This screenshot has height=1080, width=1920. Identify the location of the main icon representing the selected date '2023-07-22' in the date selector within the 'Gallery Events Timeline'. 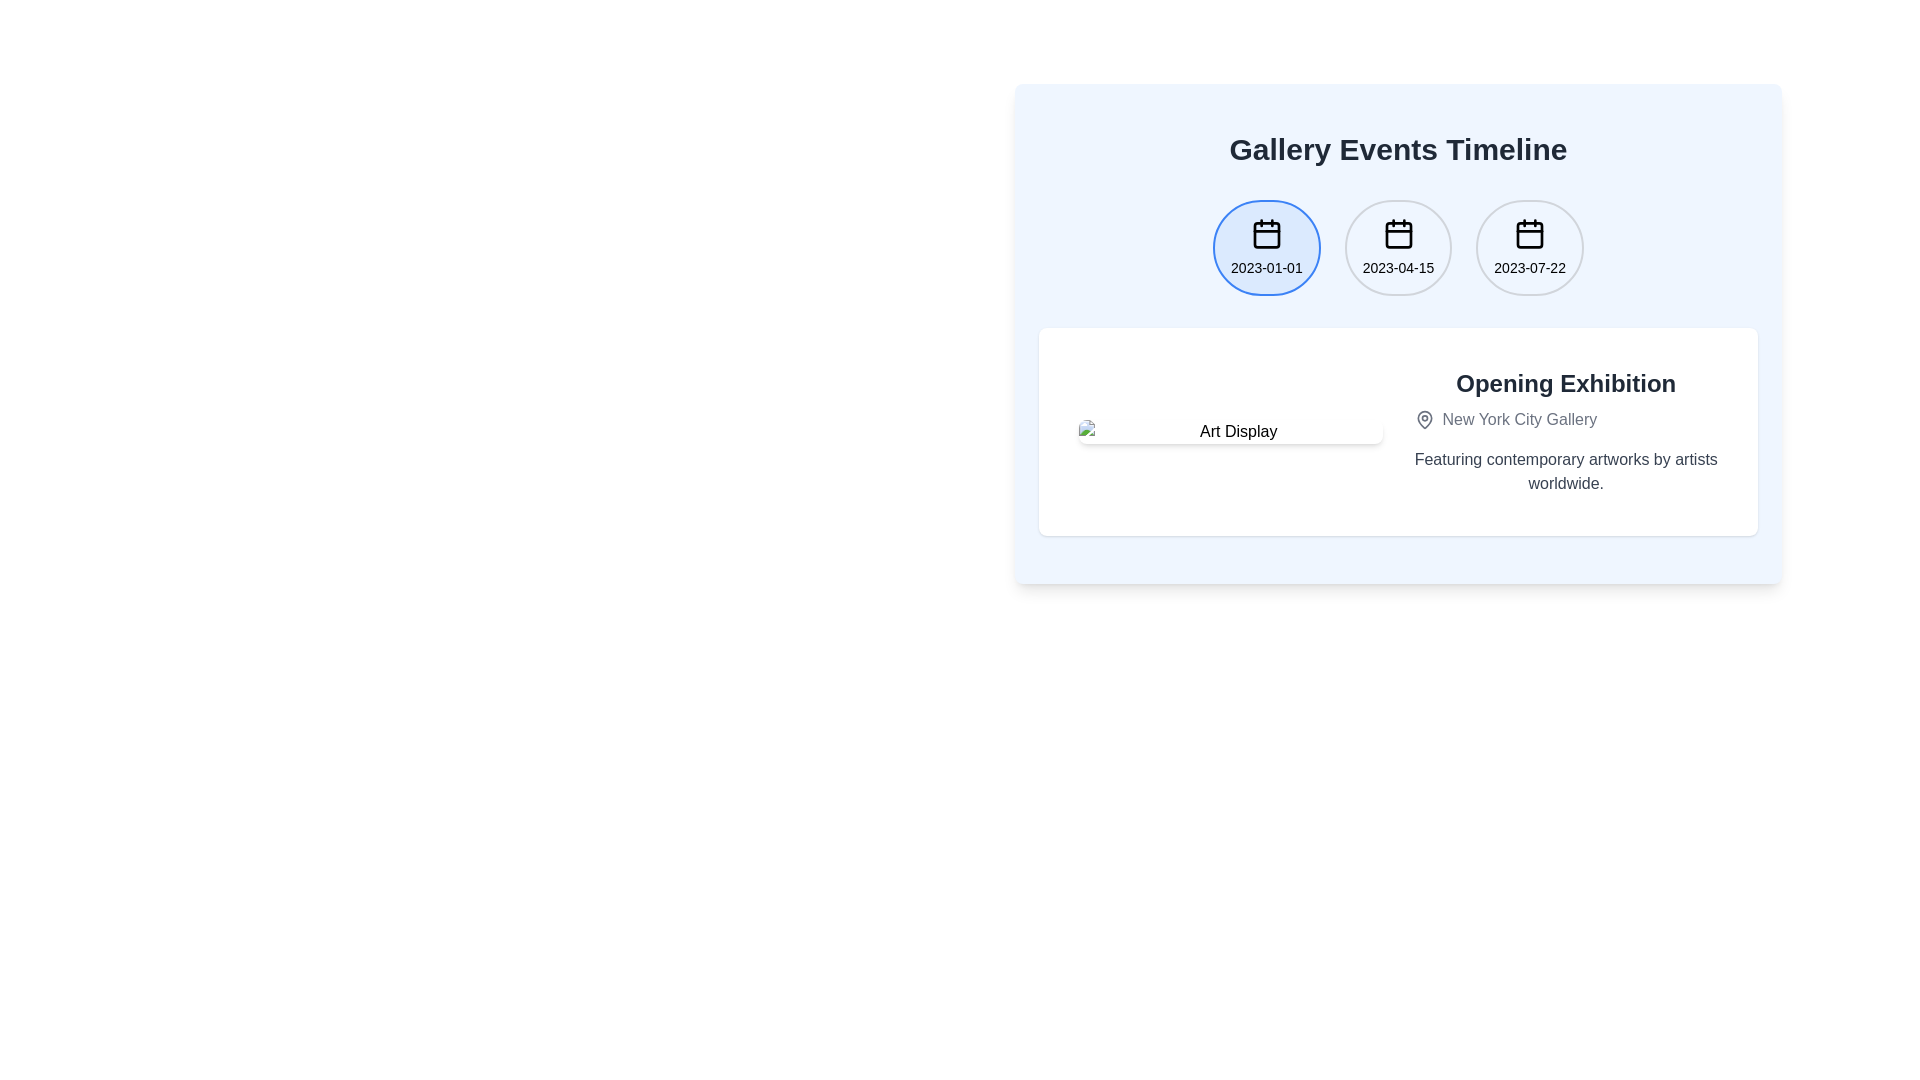
(1529, 233).